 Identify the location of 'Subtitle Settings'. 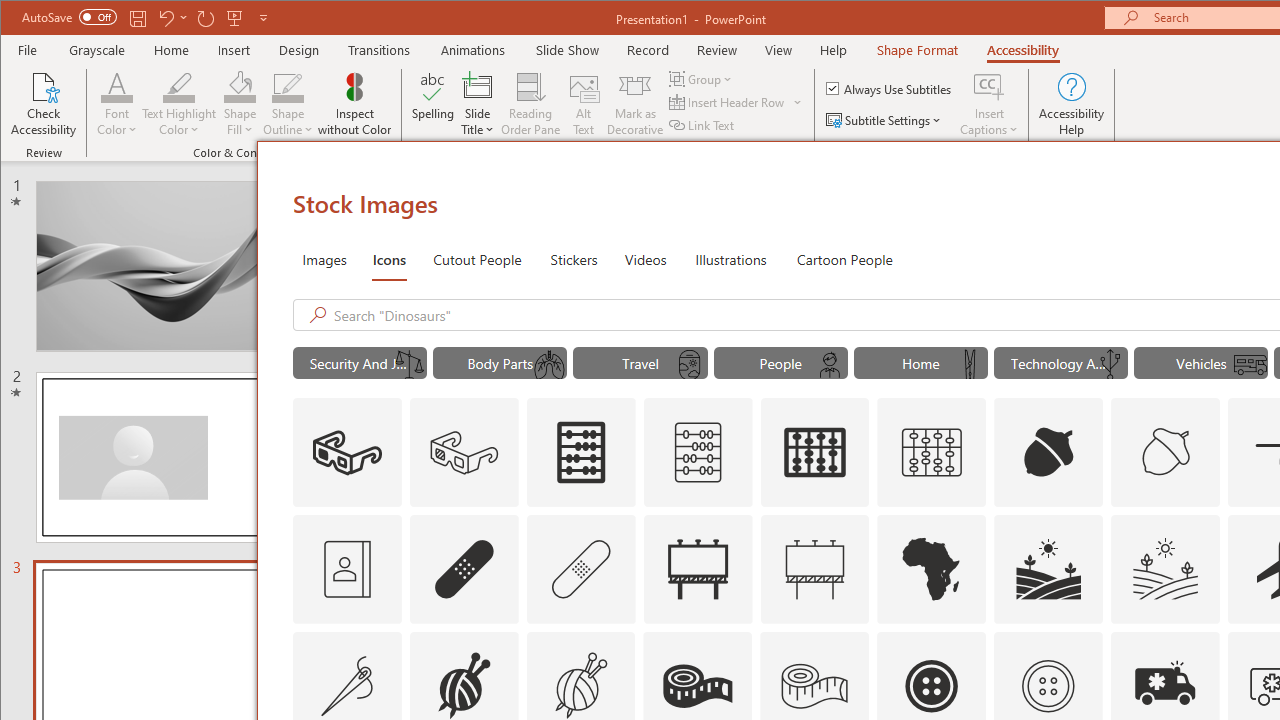
(884, 120).